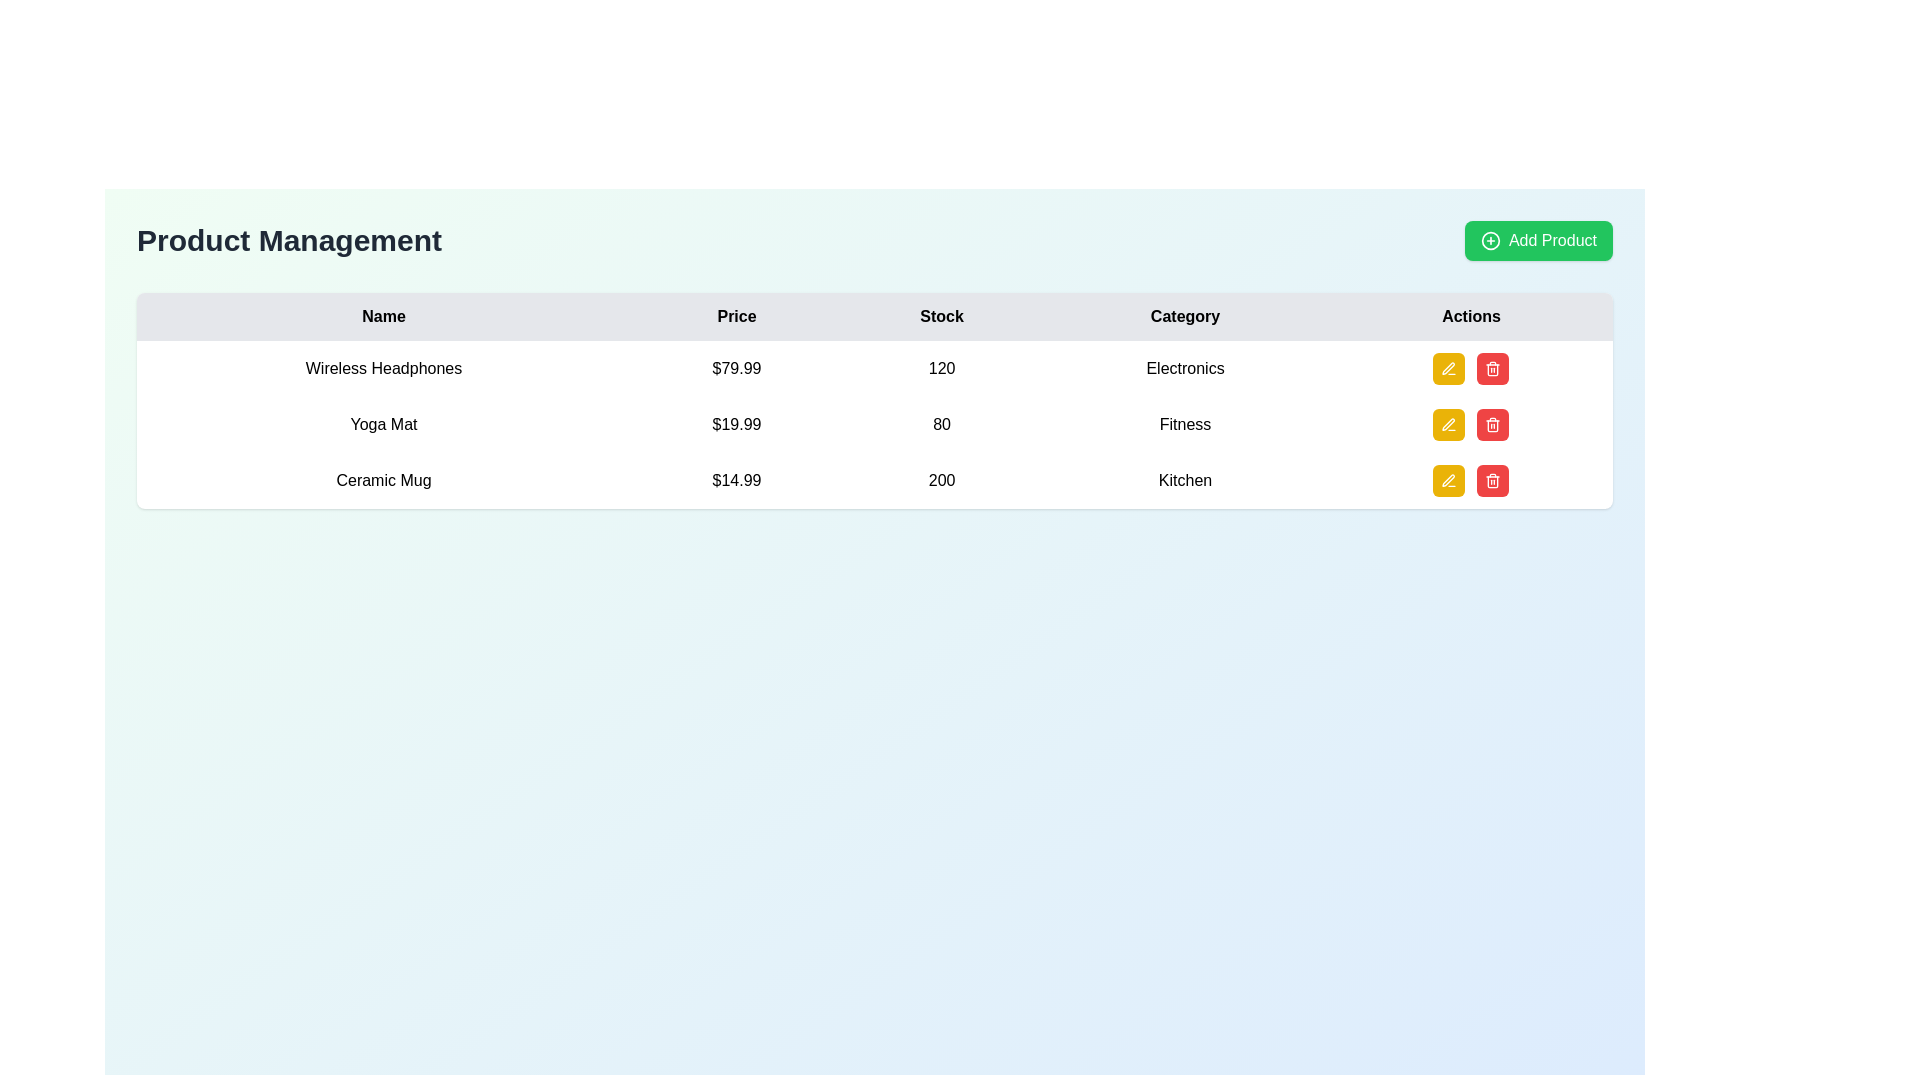  Describe the element at coordinates (1492, 481) in the screenshot. I see `the delete button located in the 'Actions' column of the row corresponding to the 'Ceramic Mug' product entry` at that location.